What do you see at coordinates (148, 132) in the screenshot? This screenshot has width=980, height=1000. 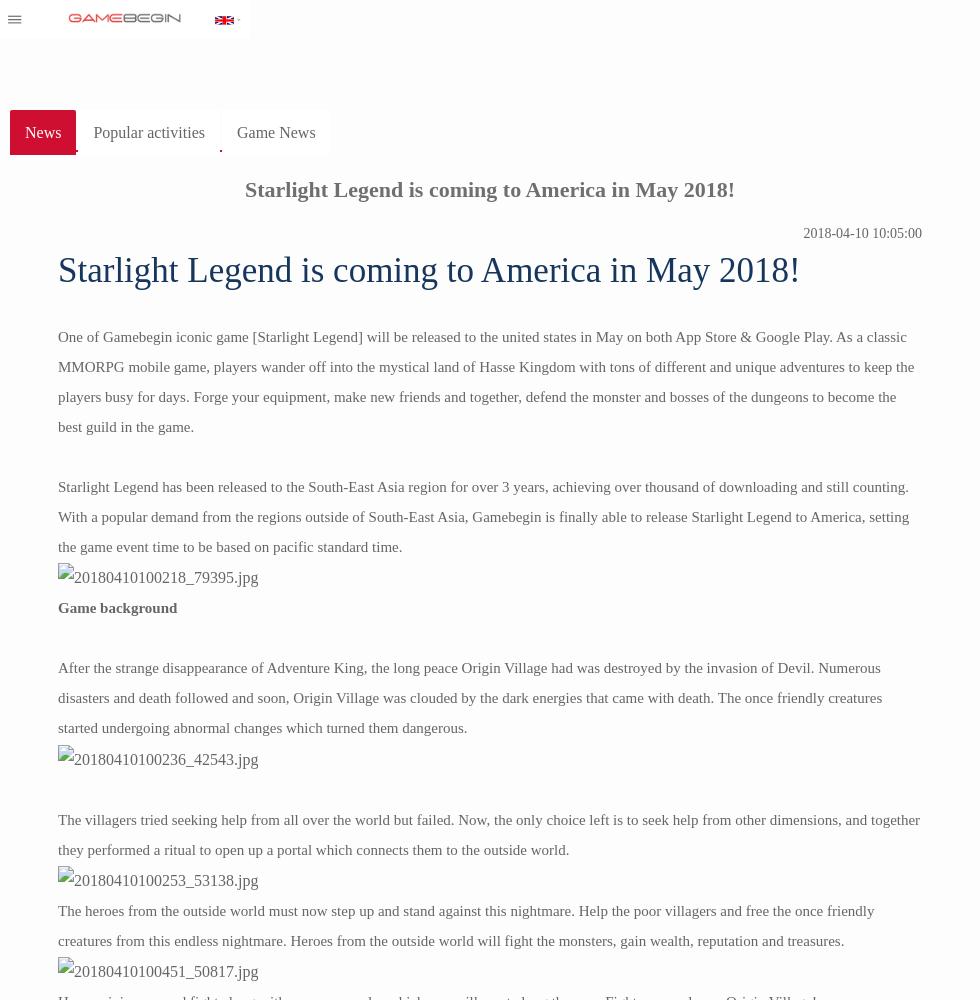 I see `'Popular activities'` at bounding box center [148, 132].